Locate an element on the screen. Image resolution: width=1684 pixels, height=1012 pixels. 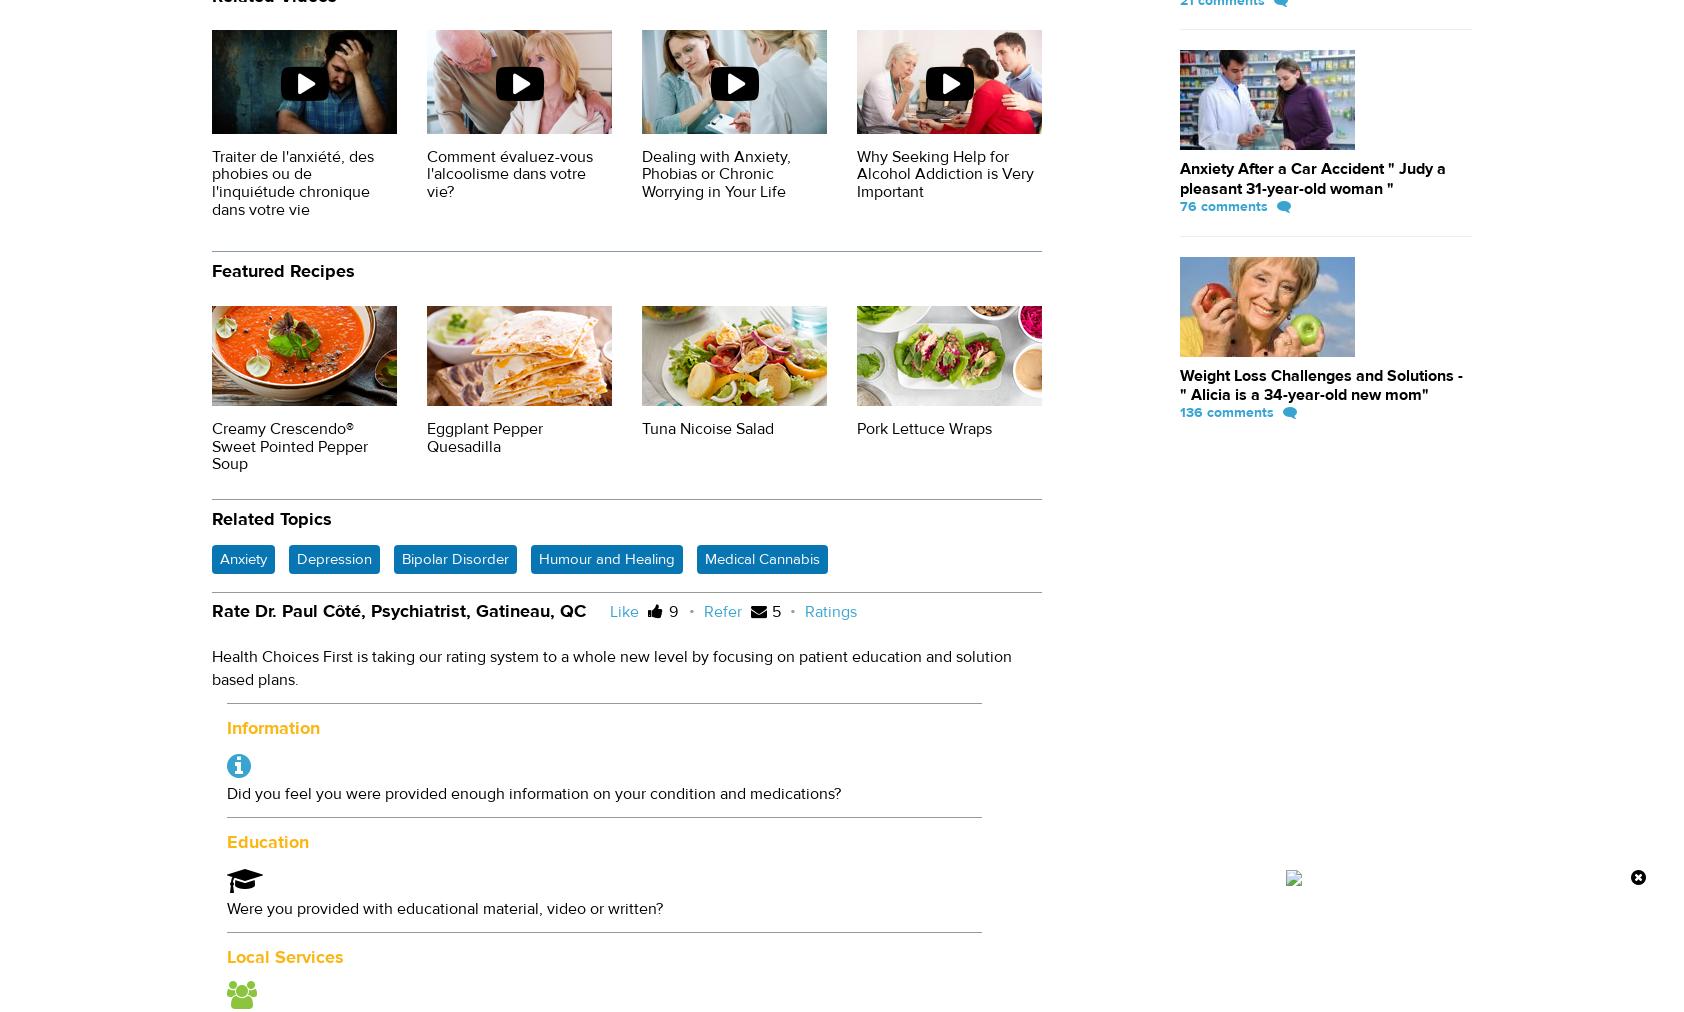
'76 comments' is located at coordinates (1222, 206).